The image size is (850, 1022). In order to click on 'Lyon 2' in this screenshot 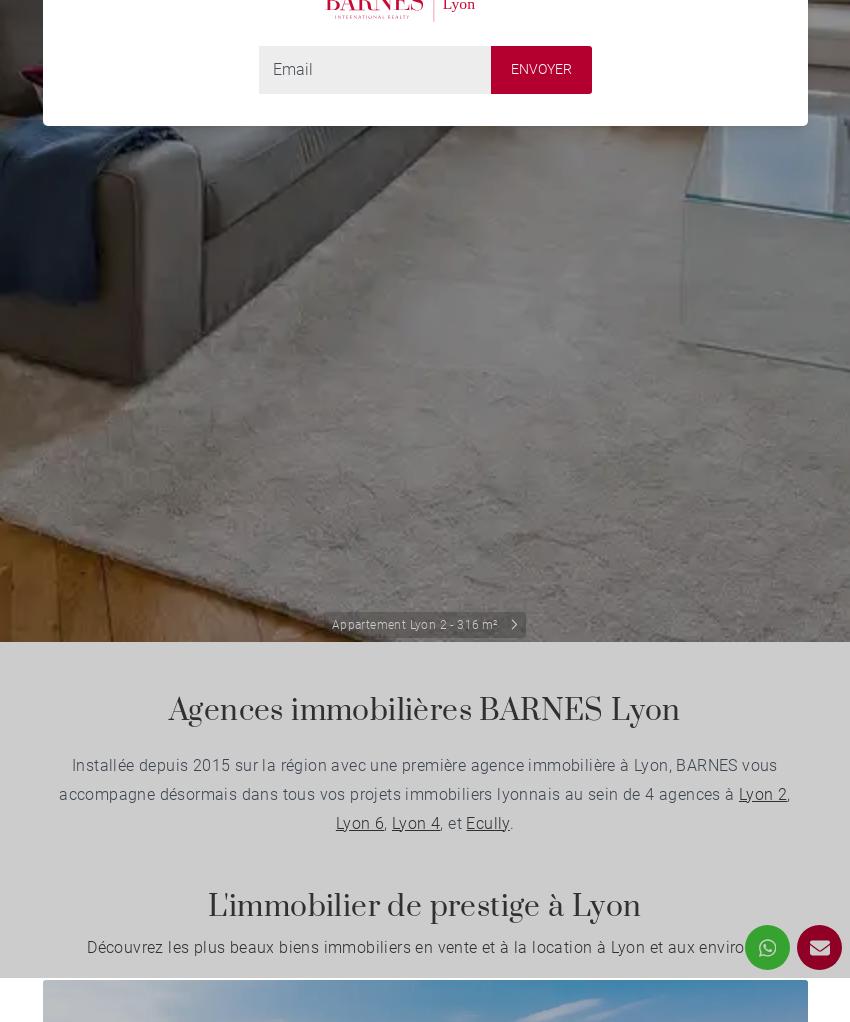, I will do `click(762, 793)`.